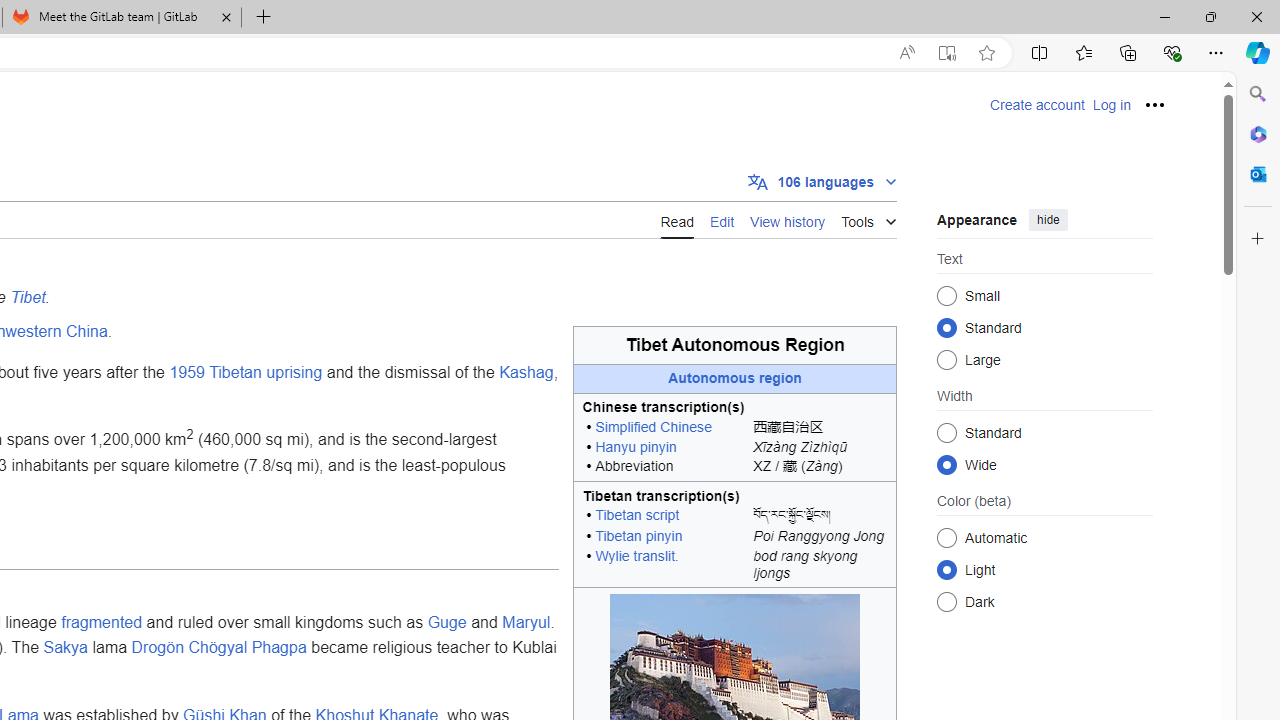 This screenshot has height=720, width=1280. What do you see at coordinates (734, 344) in the screenshot?
I see `'Tibet Autonomous Region'` at bounding box center [734, 344].